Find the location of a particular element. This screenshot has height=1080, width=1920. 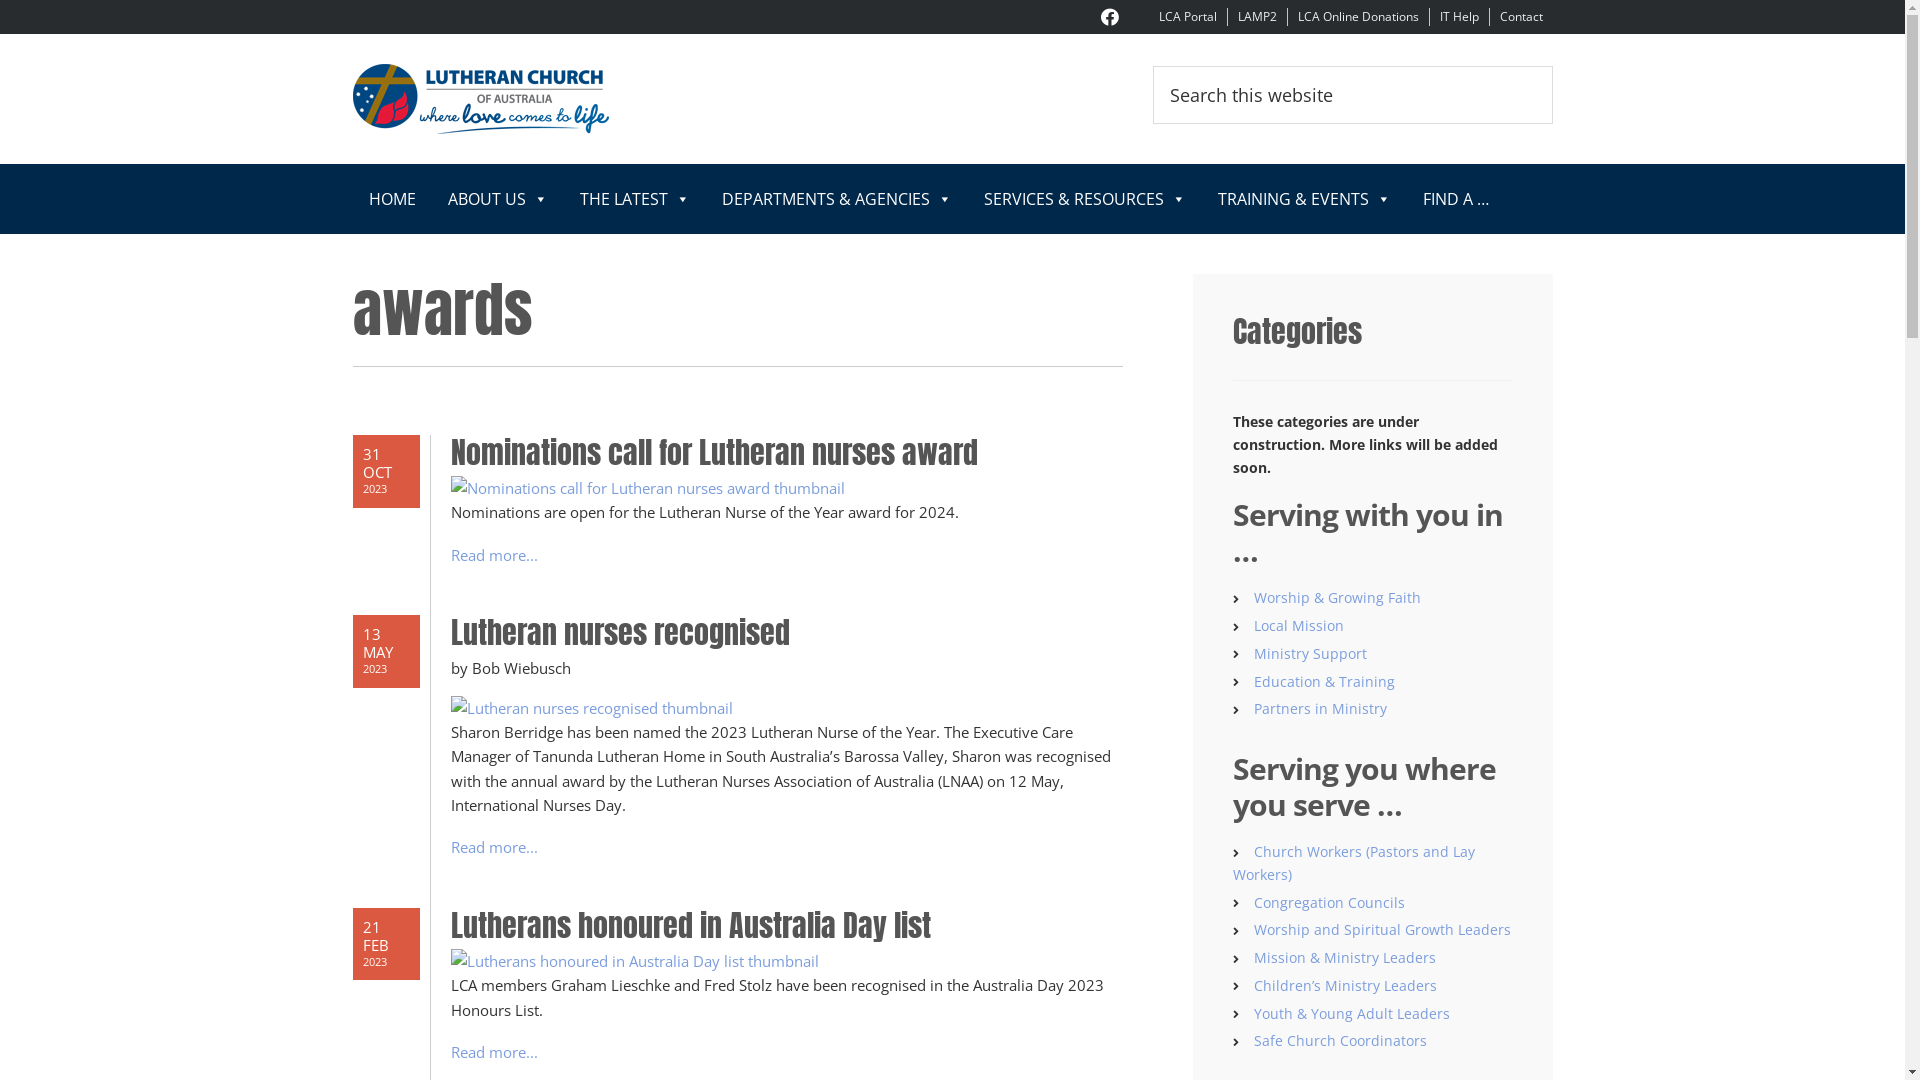

'LCA Online Donations' is located at coordinates (1358, 16).